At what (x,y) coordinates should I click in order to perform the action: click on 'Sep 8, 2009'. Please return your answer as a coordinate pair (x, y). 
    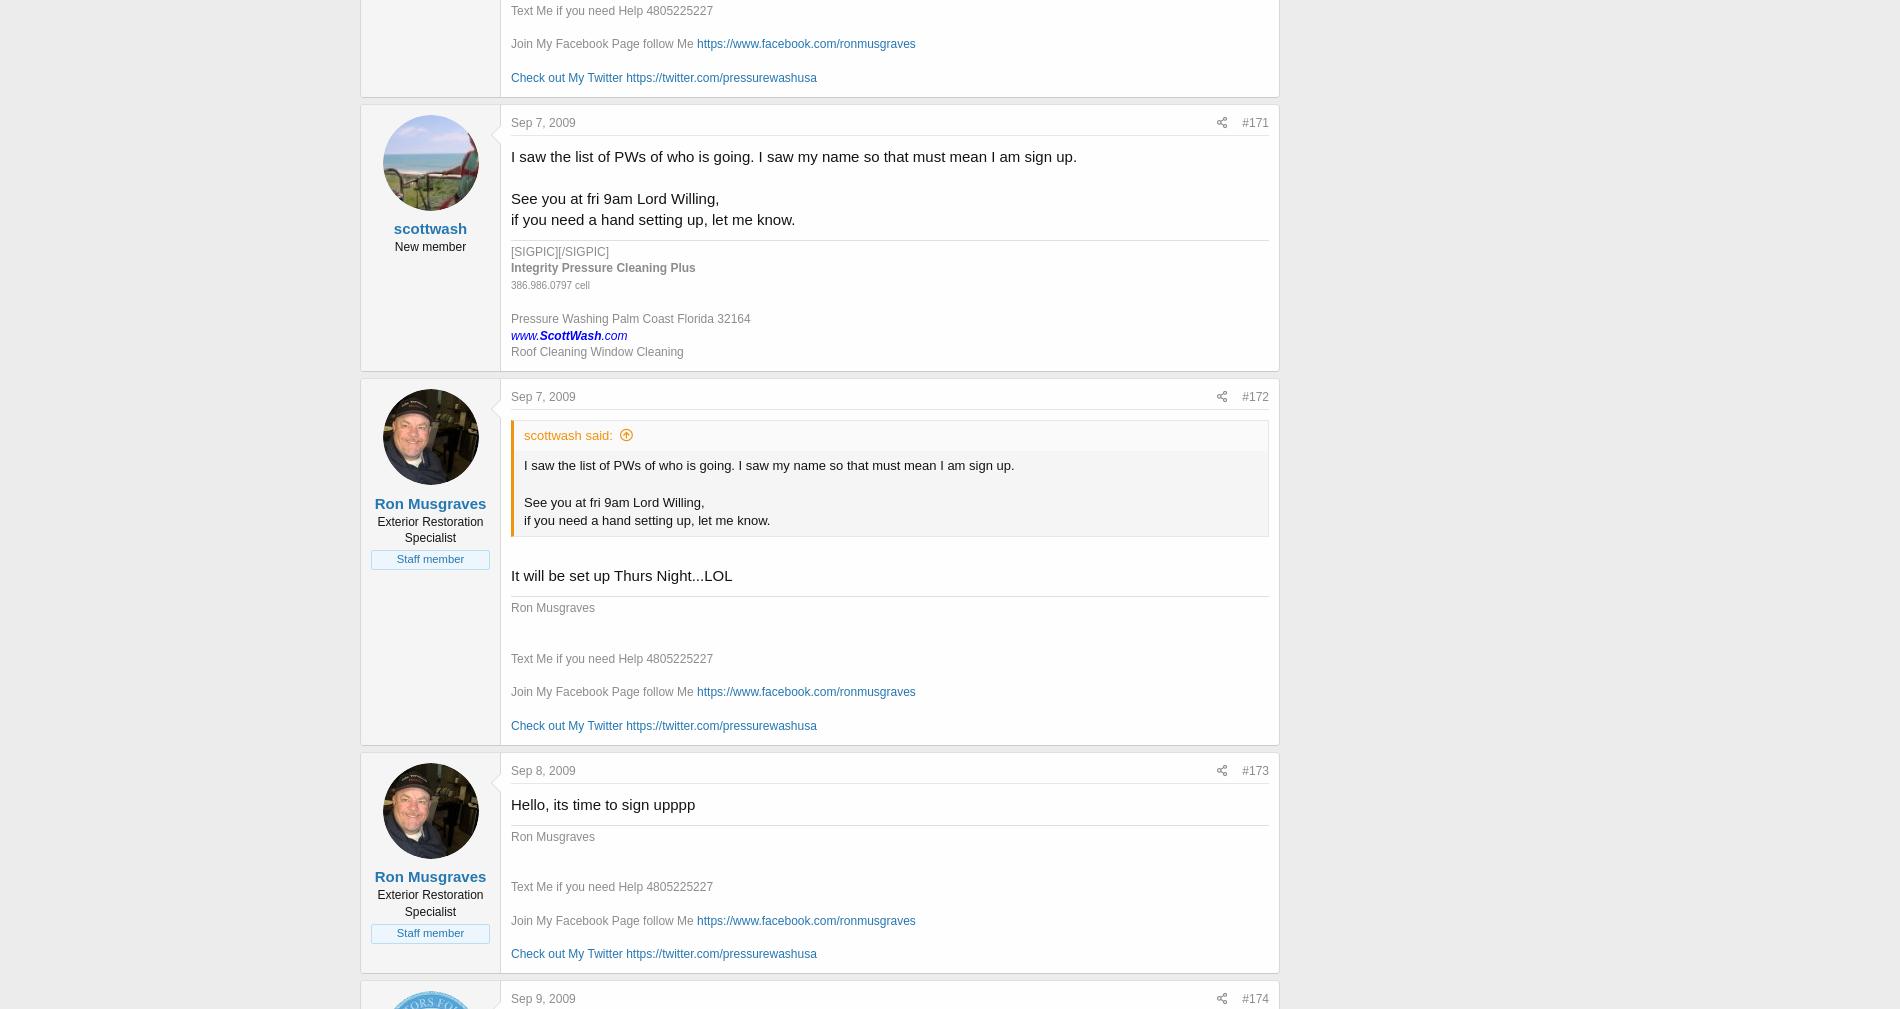
    Looking at the image, I should click on (543, 769).